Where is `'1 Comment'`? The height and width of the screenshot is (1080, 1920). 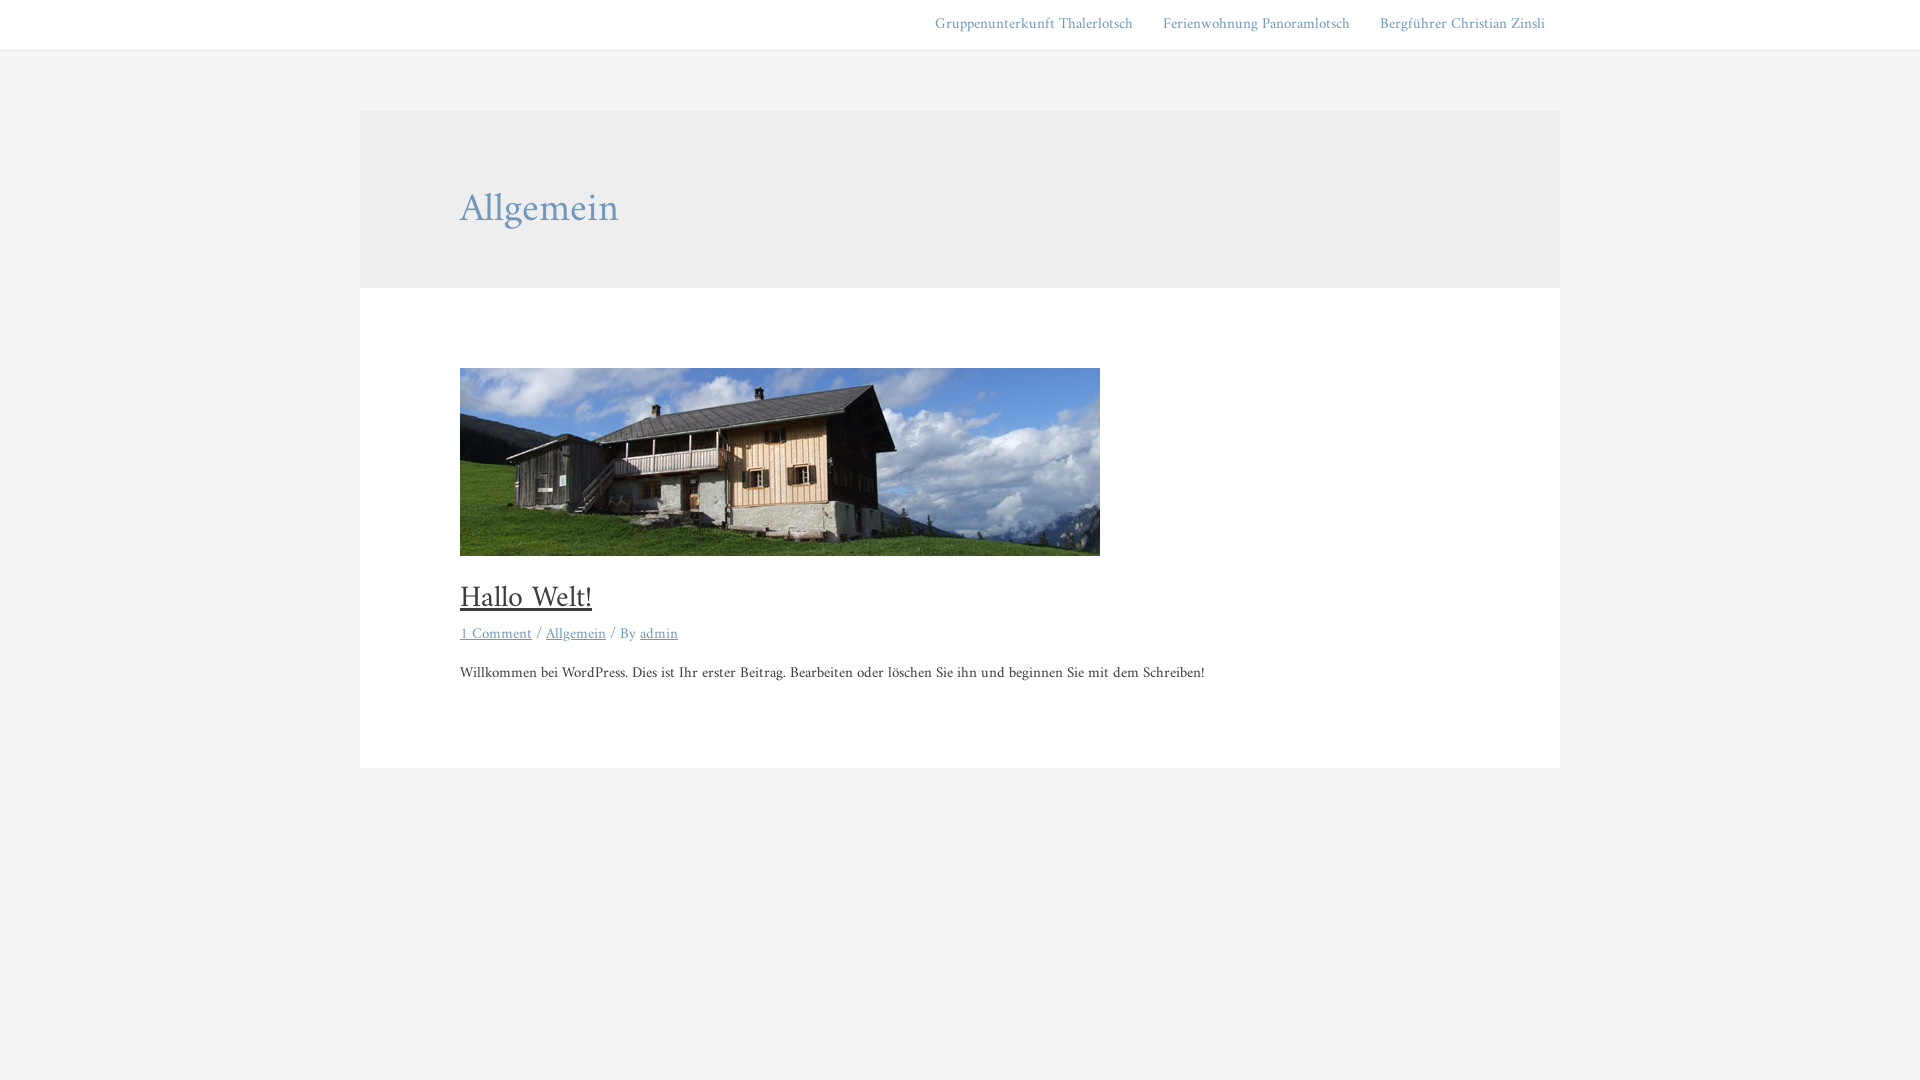 '1 Comment' is located at coordinates (495, 634).